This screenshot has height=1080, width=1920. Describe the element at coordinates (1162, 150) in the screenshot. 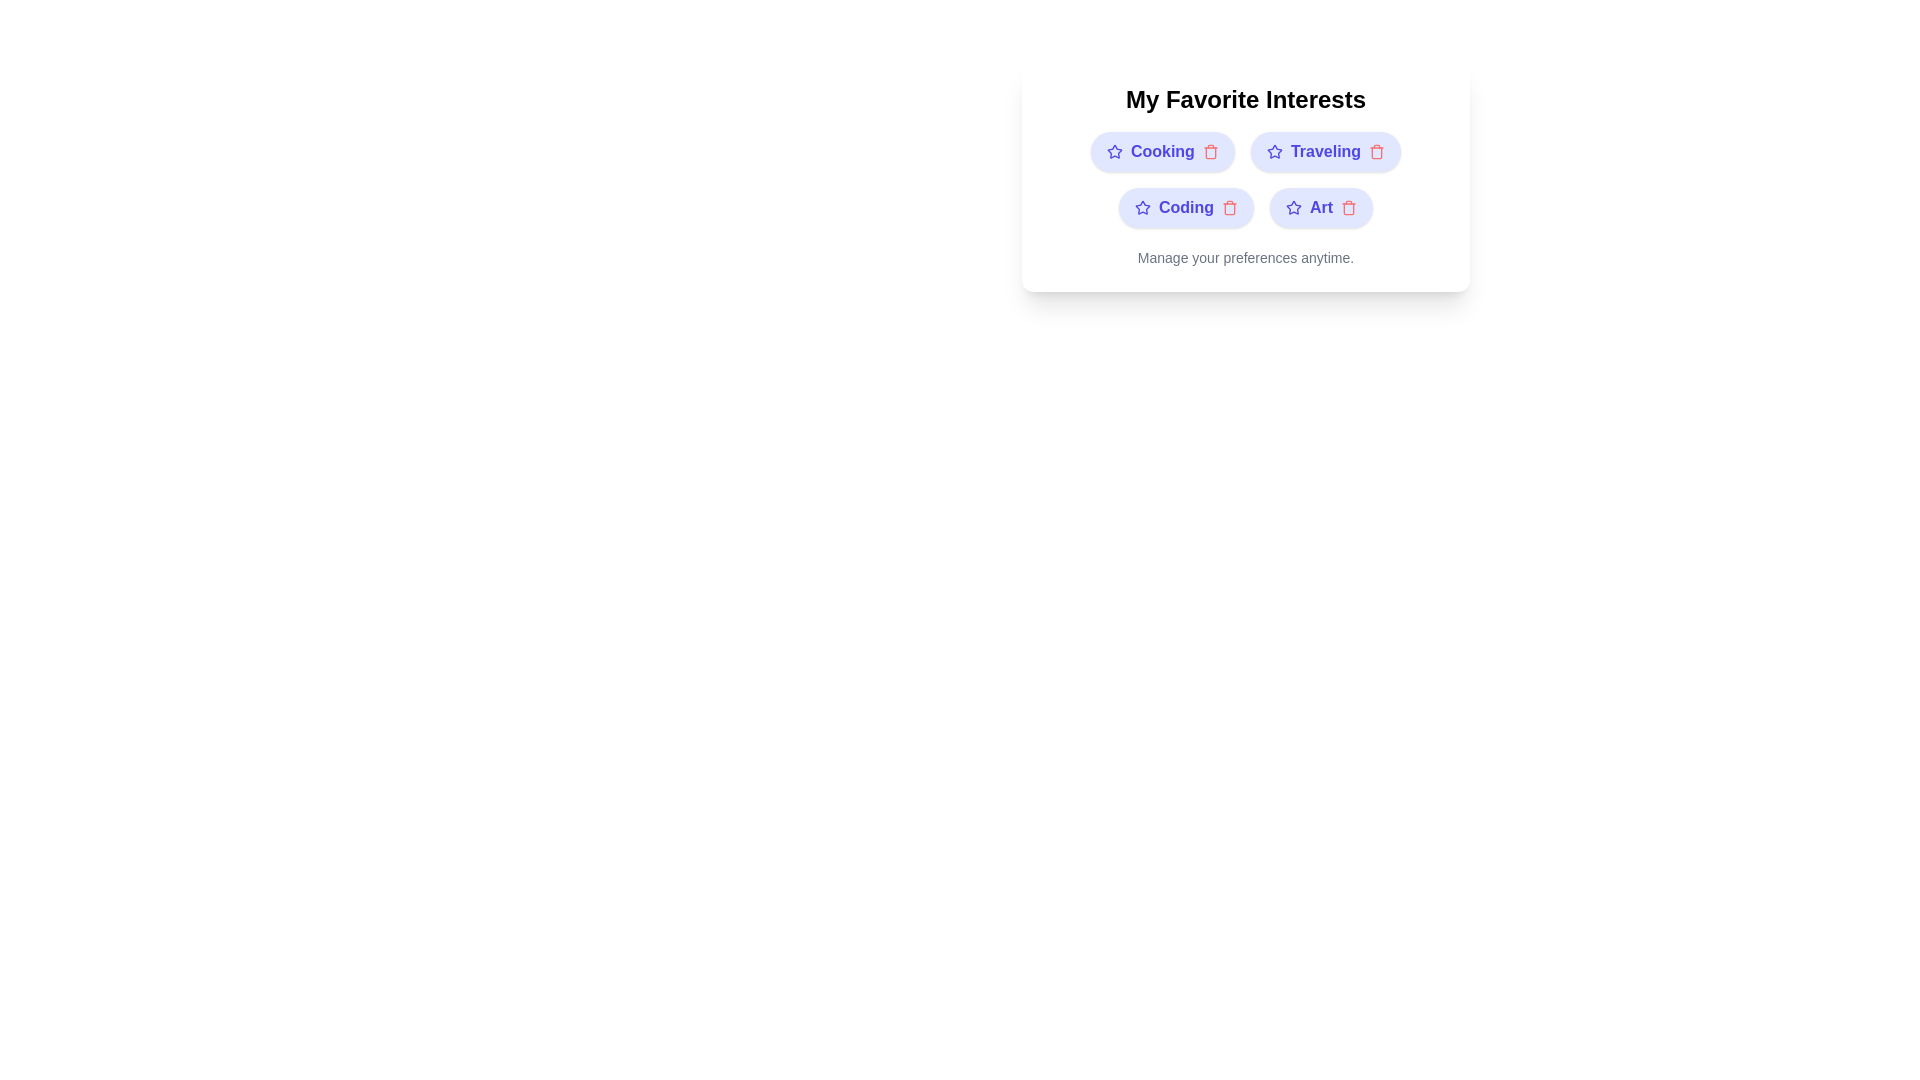

I see `the interest tag Cooking to observe the hover effect` at that location.